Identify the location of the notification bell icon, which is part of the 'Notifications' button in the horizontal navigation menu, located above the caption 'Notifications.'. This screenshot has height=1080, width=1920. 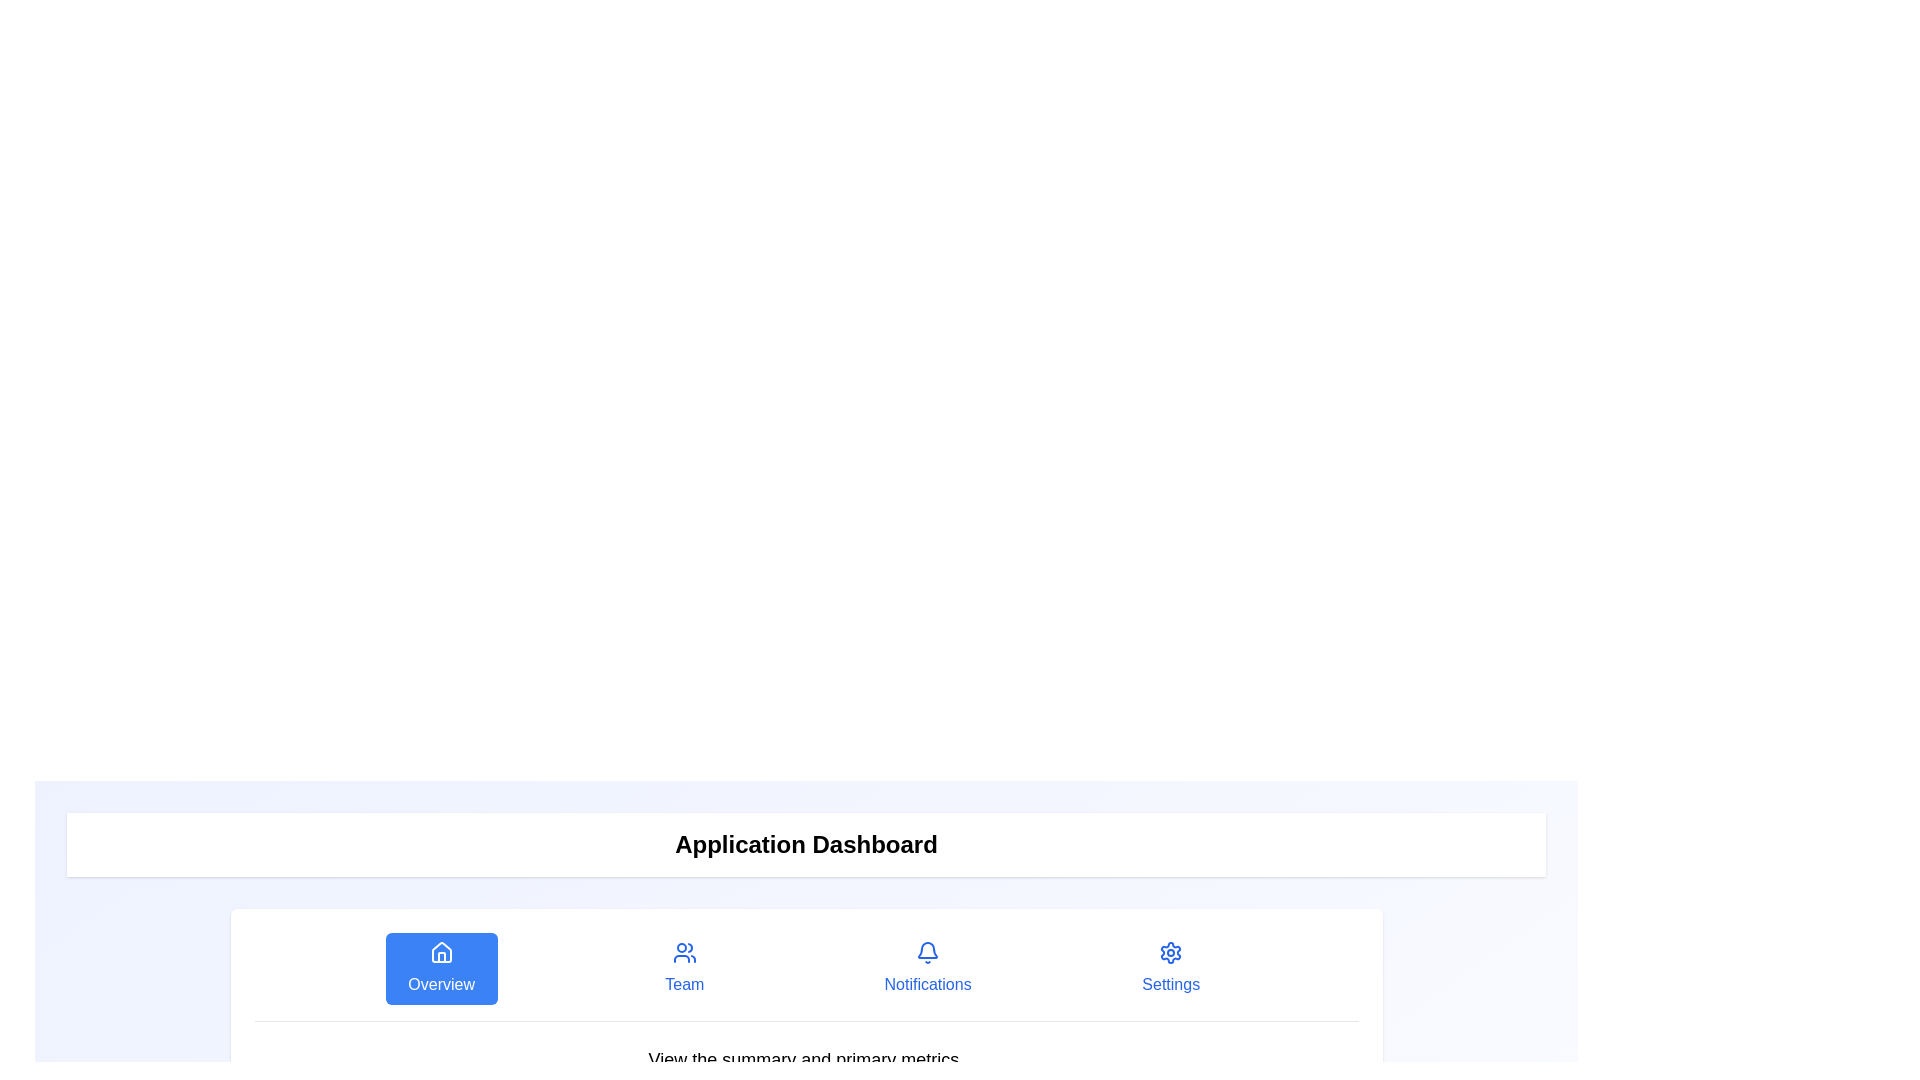
(927, 951).